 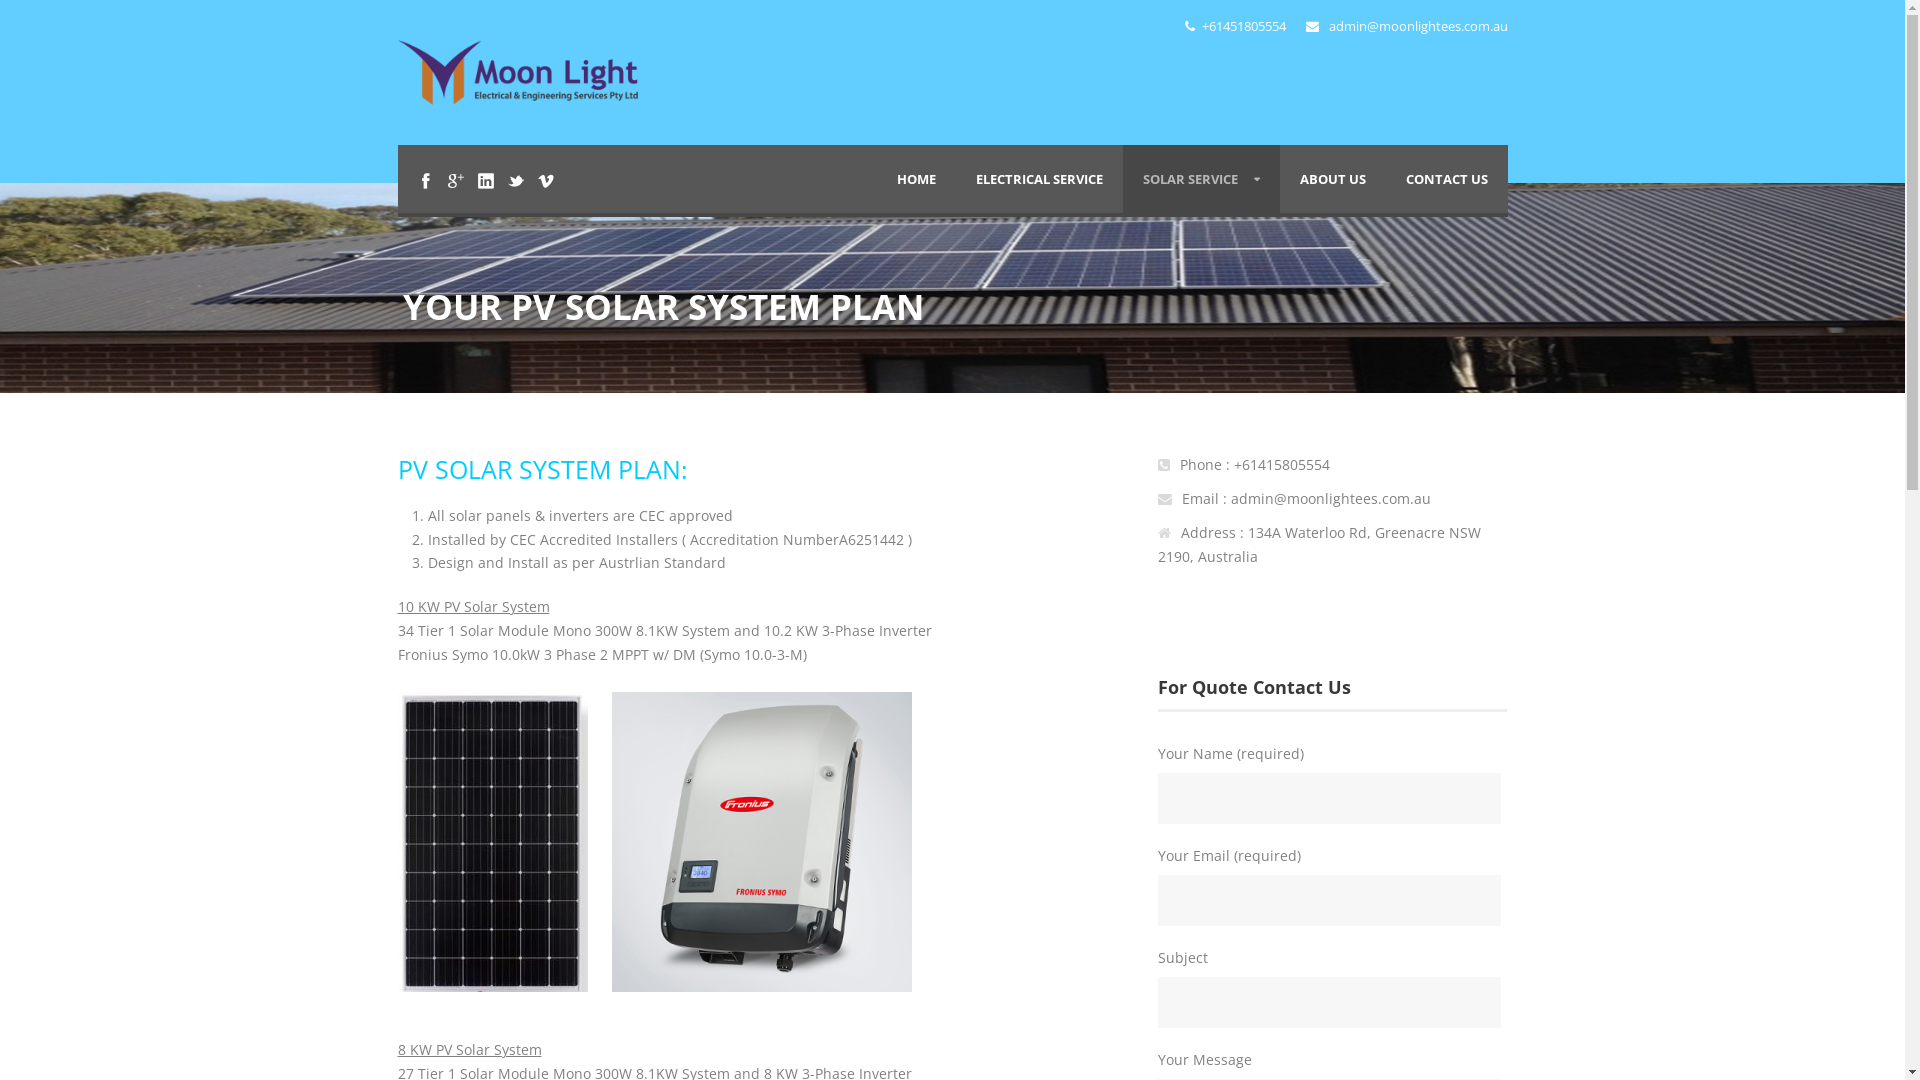 What do you see at coordinates (1200, 177) in the screenshot?
I see `'SOLAR SERVICE'` at bounding box center [1200, 177].